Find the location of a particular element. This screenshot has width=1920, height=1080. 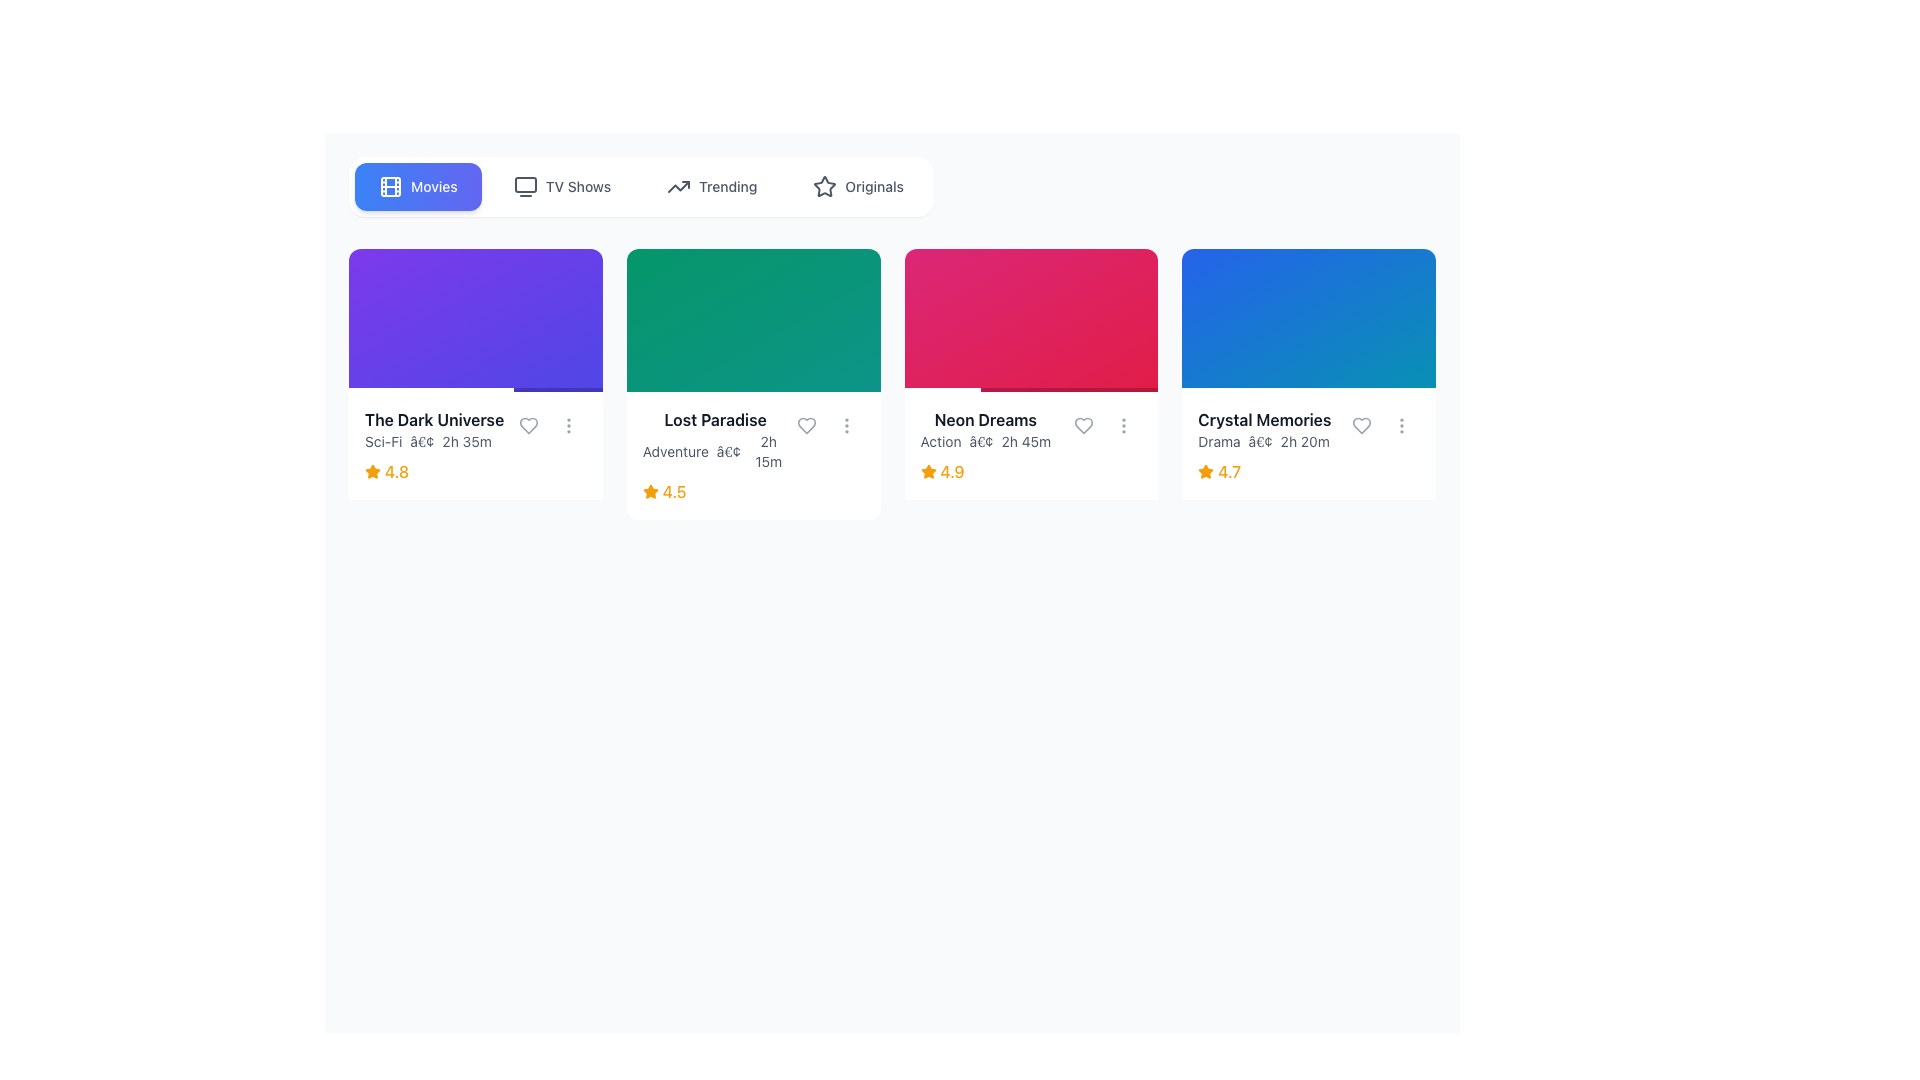

the star icon representing the rating of 'Neon Dreams', which is located to the left of the text '4.9' in the rating section under the 'Neon Dreams' card is located at coordinates (927, 471).